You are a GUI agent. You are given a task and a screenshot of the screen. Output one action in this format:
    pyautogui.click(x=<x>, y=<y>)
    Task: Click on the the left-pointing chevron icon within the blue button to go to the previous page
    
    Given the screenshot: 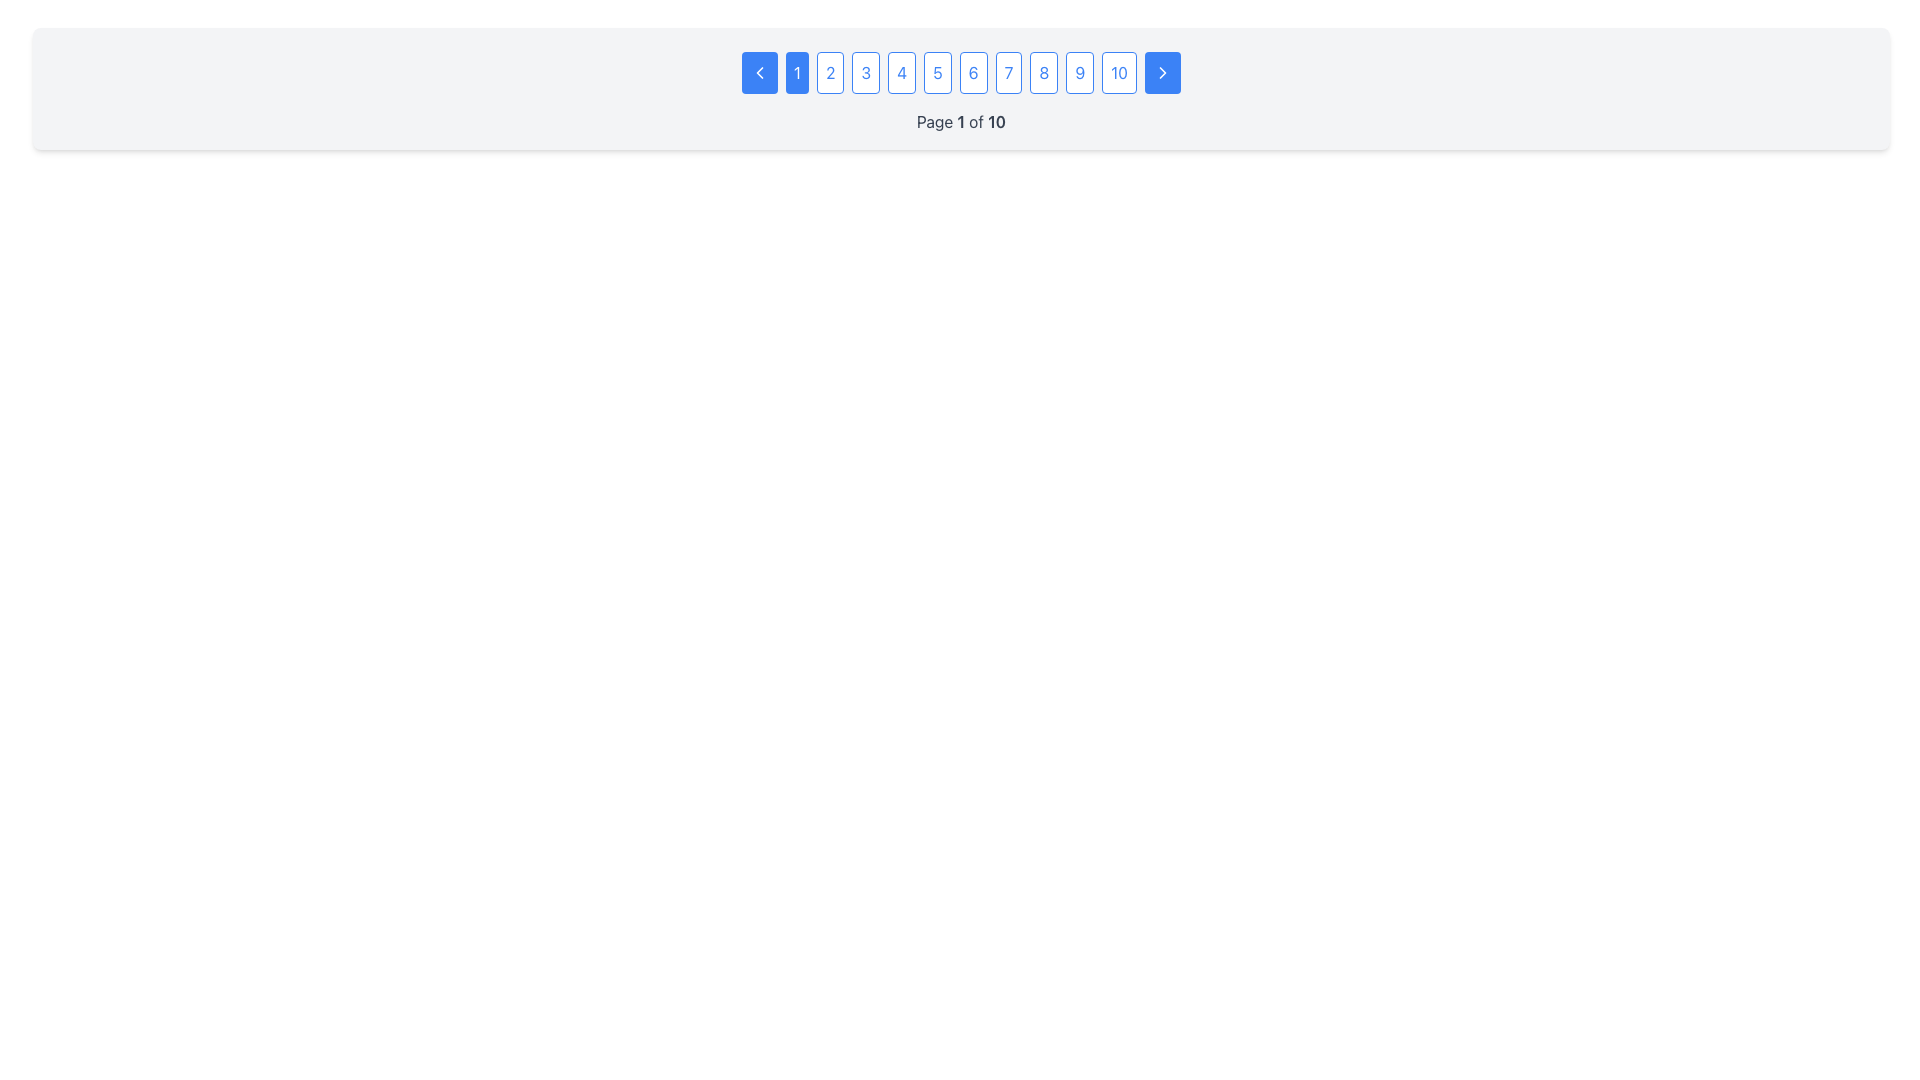 What is the action you would take?
    pyautogui.click(x=758, y=72)
    